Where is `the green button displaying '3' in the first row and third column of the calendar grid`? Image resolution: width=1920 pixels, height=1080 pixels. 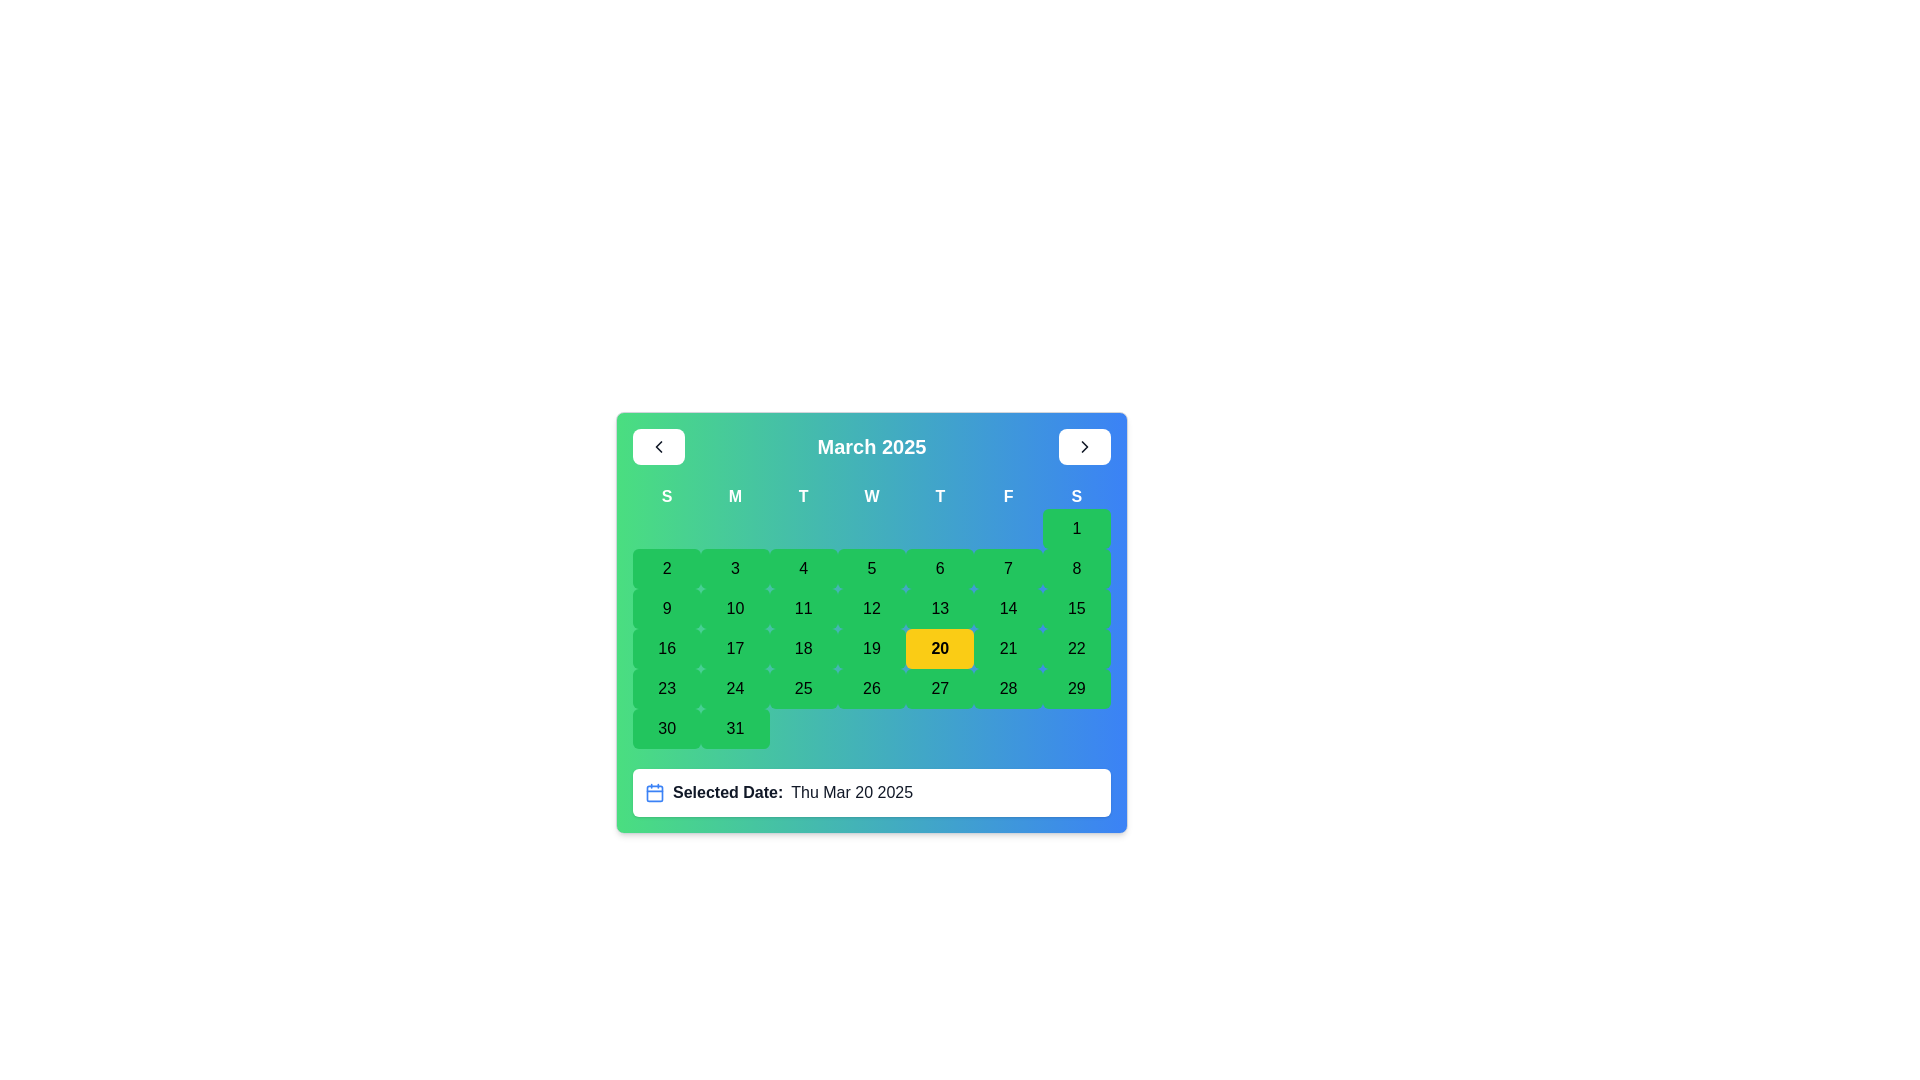 the green button displaying '3' in the first row and third column of the calendar grid is located at coordinates (734, 569).